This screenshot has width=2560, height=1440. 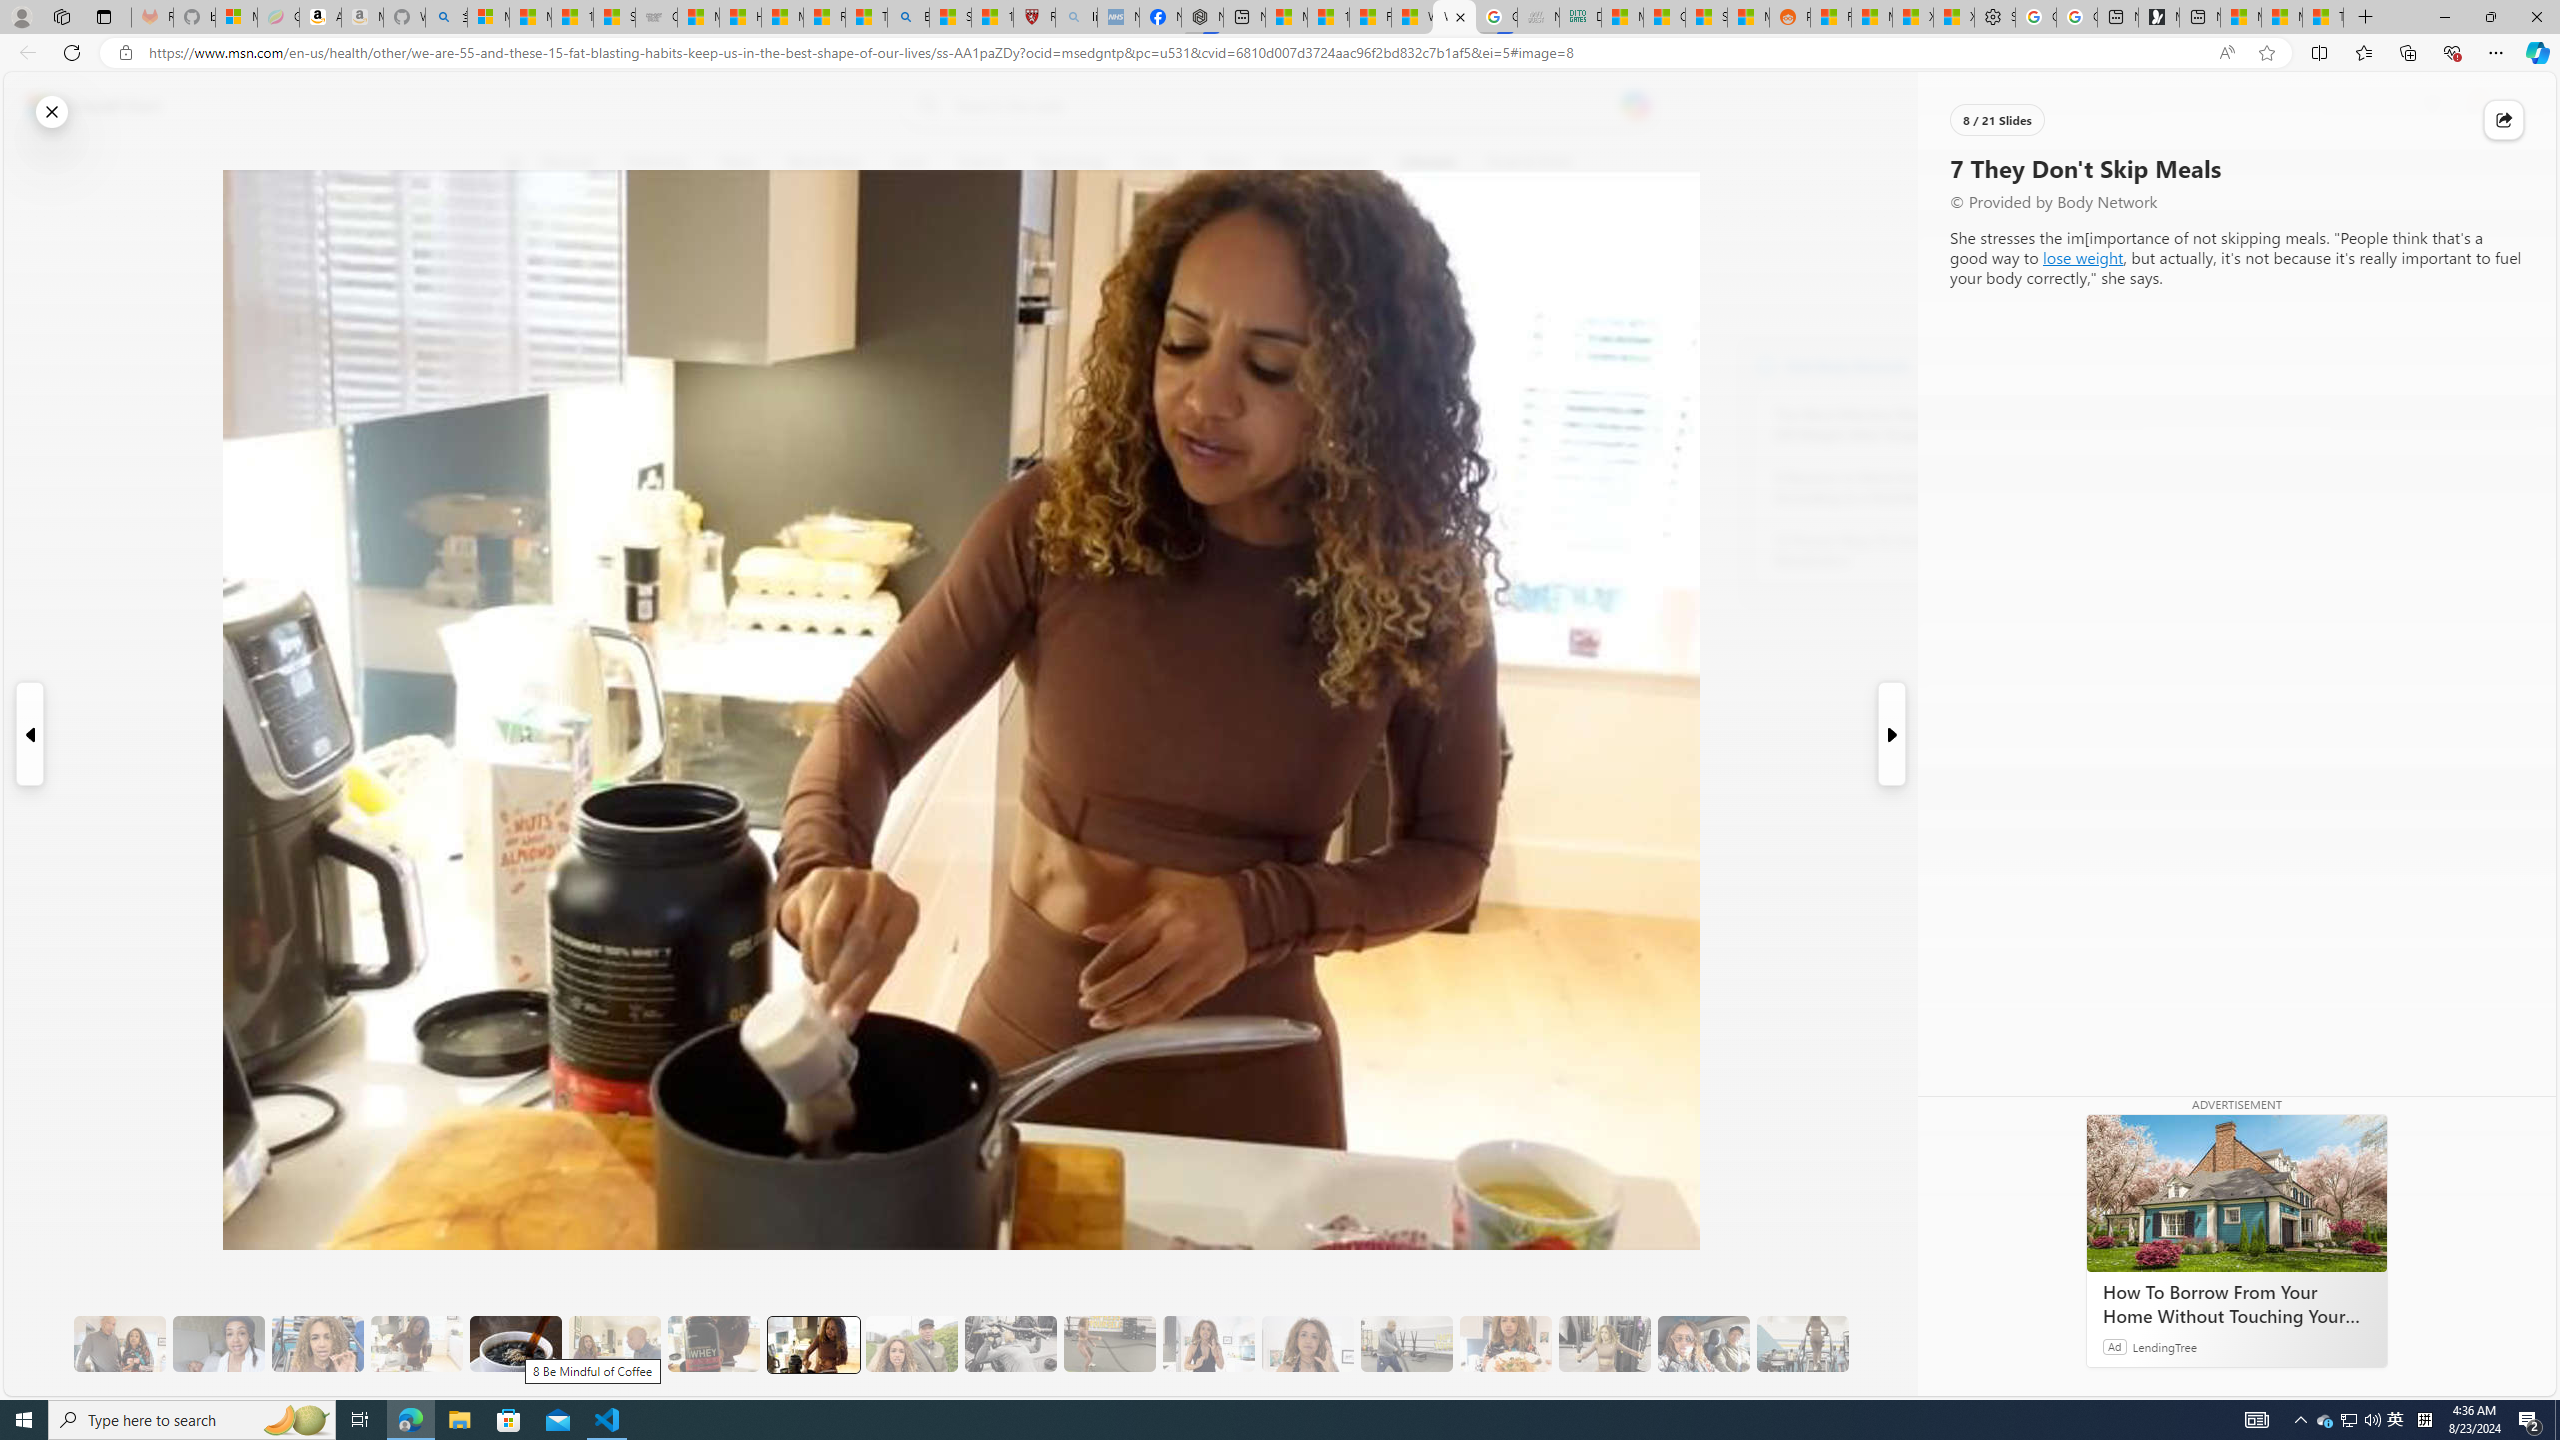 I want to click on '8 Be Mindful of Coffee', so click(x=514, y=1344).